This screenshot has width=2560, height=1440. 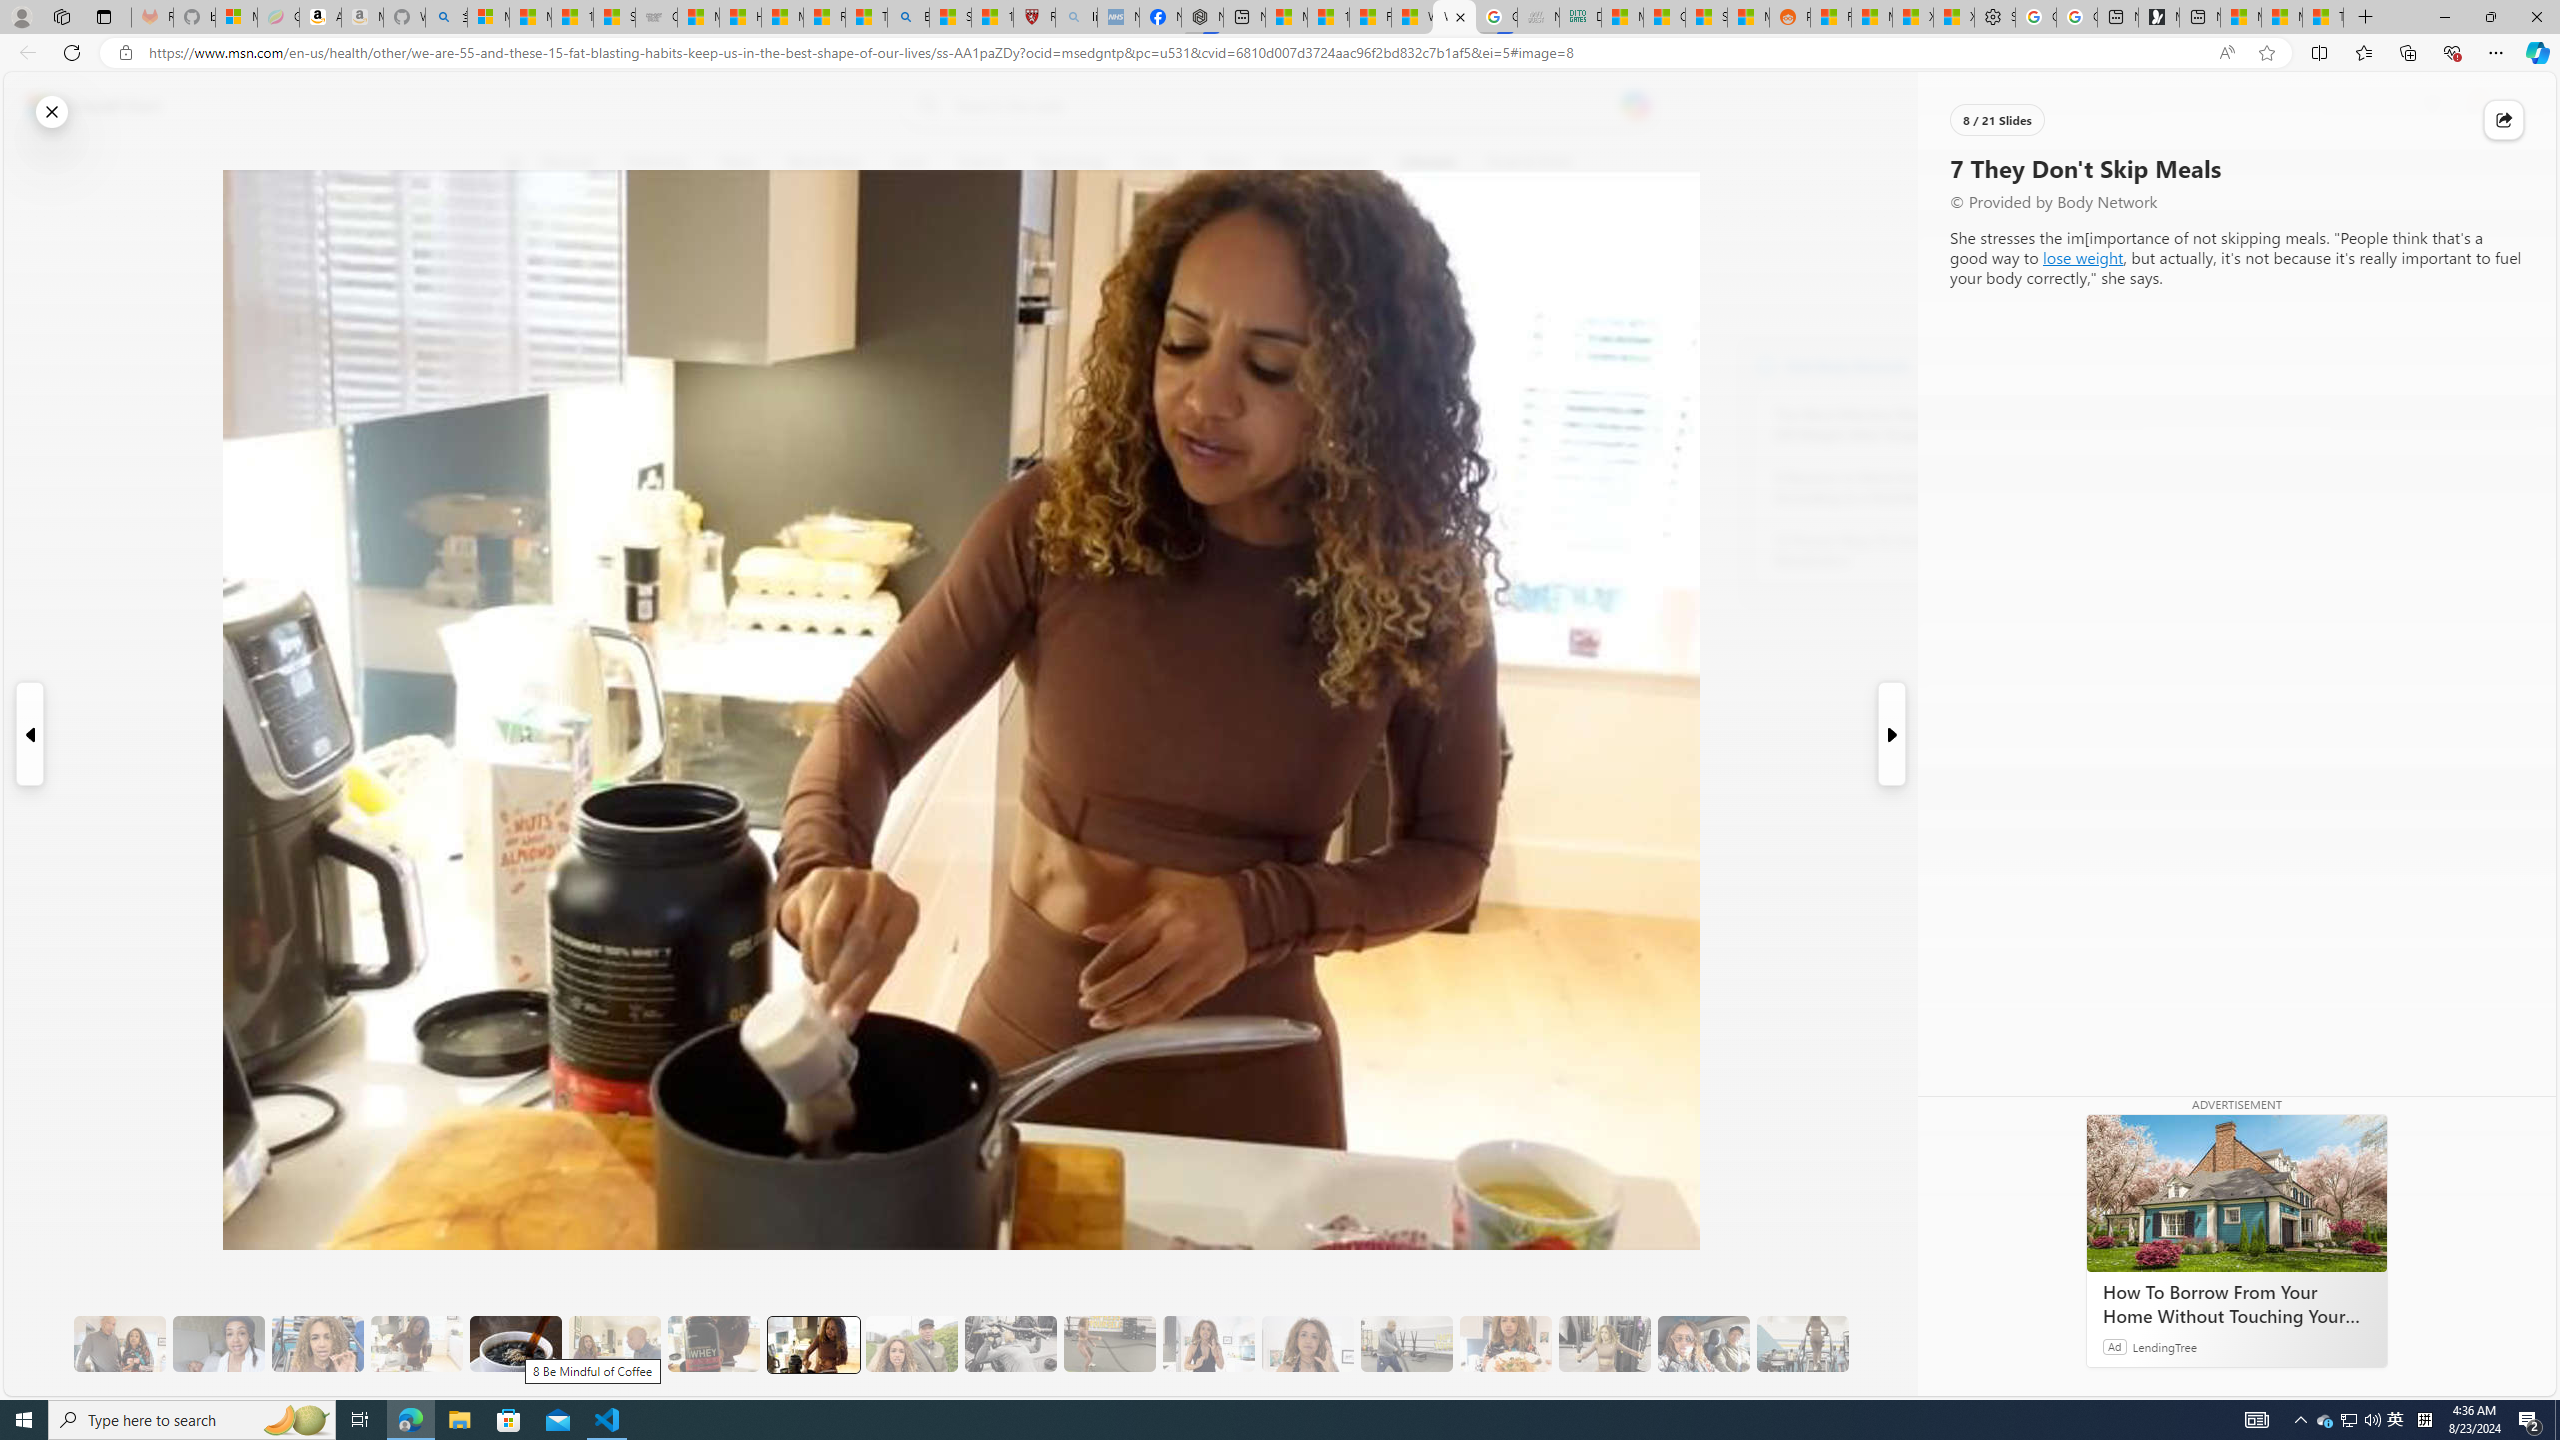 I want to click on '8 Be Mindful of Coffee', so click(x=514, y=1344).